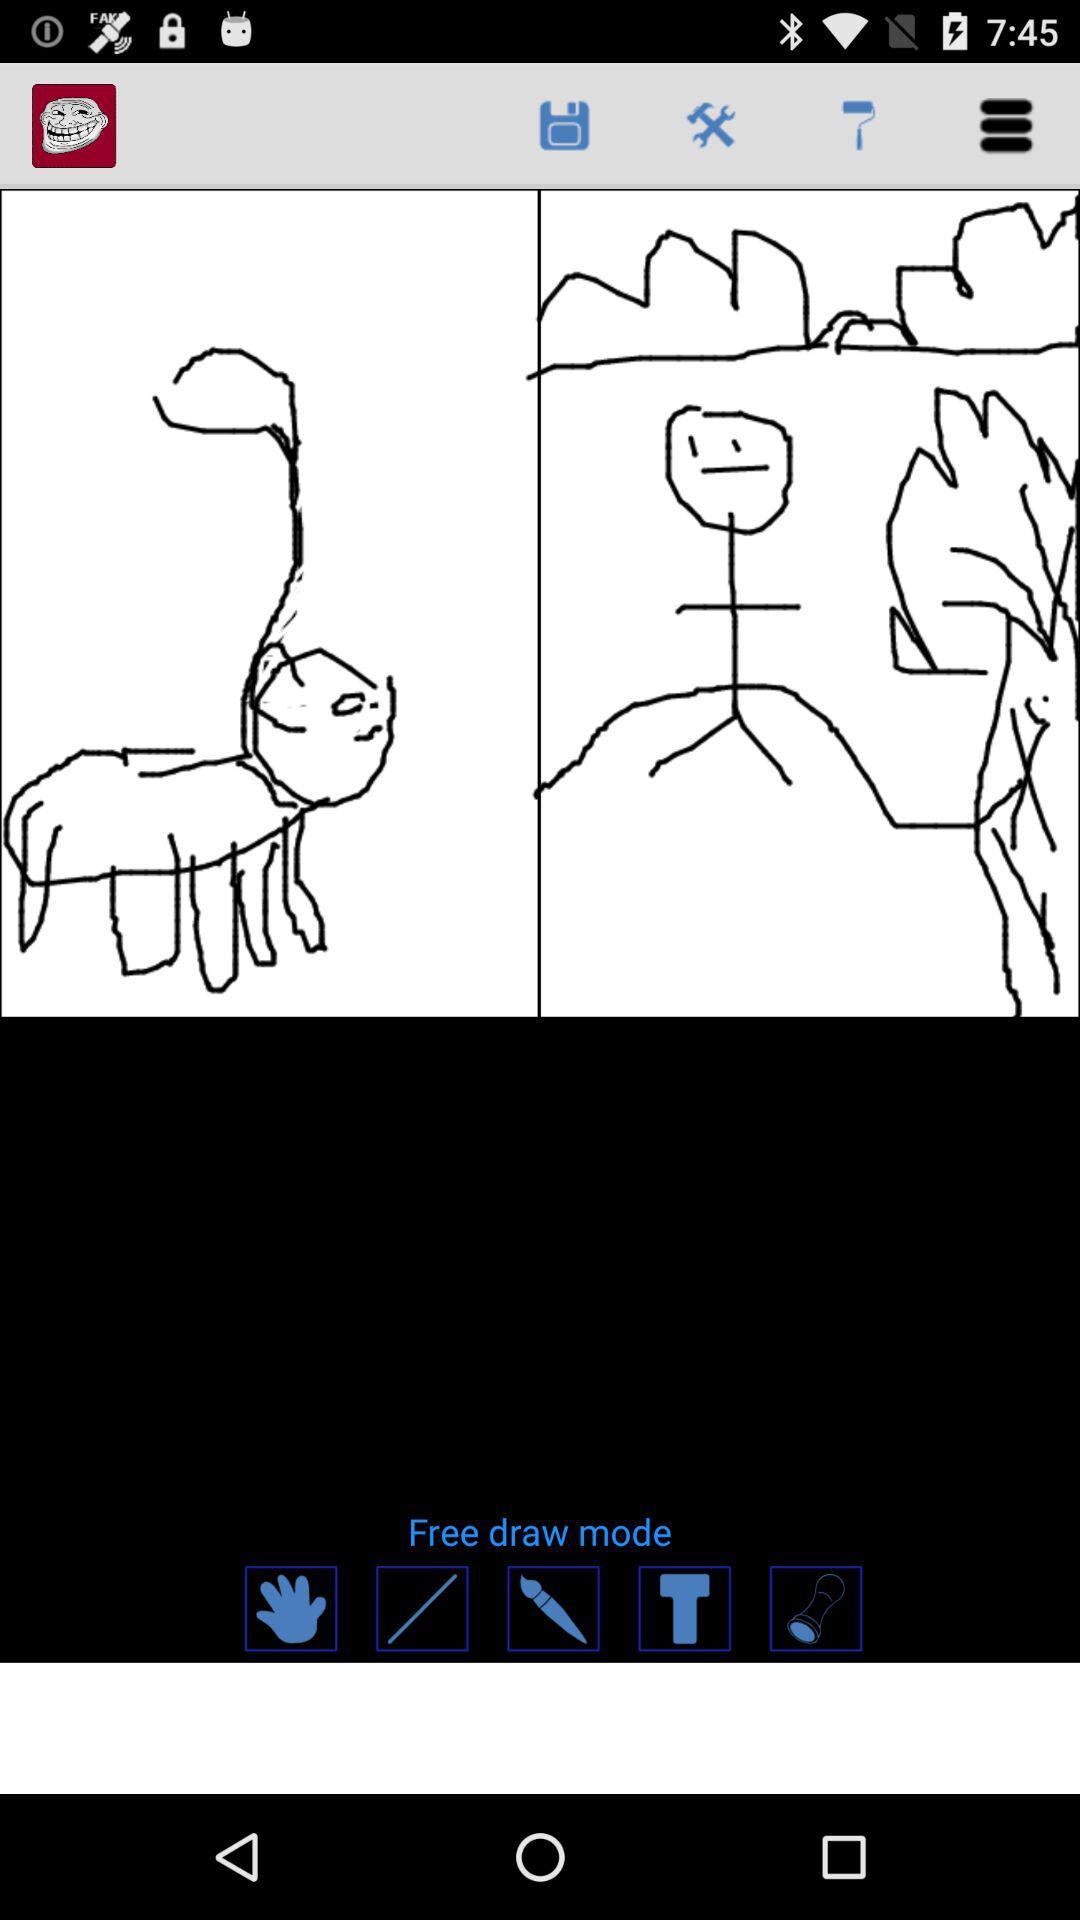  What do you see at coordinates (815, 1608) in the screenshot?
I see `geometric shapes` at bounding box center [815, 1608].